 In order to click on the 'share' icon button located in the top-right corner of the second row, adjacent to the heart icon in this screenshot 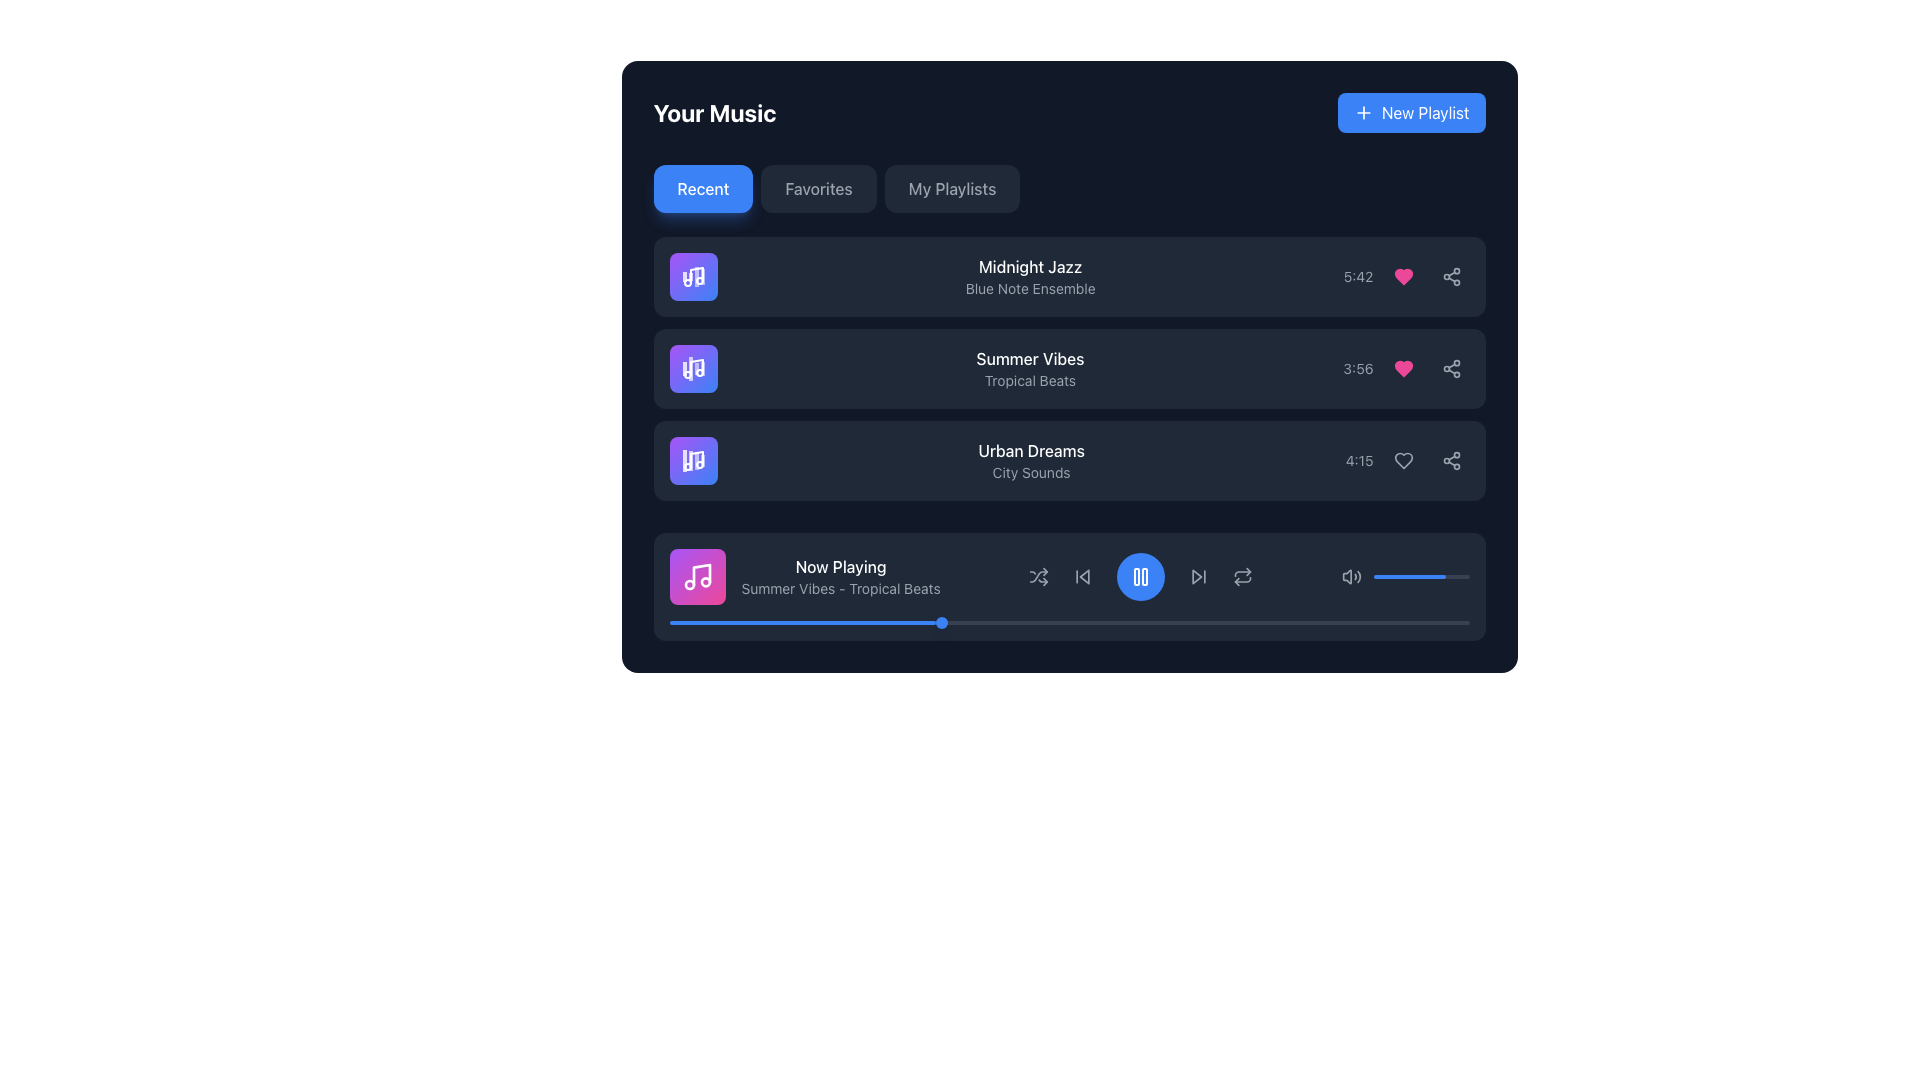, I will do `click(1451, 277)`.